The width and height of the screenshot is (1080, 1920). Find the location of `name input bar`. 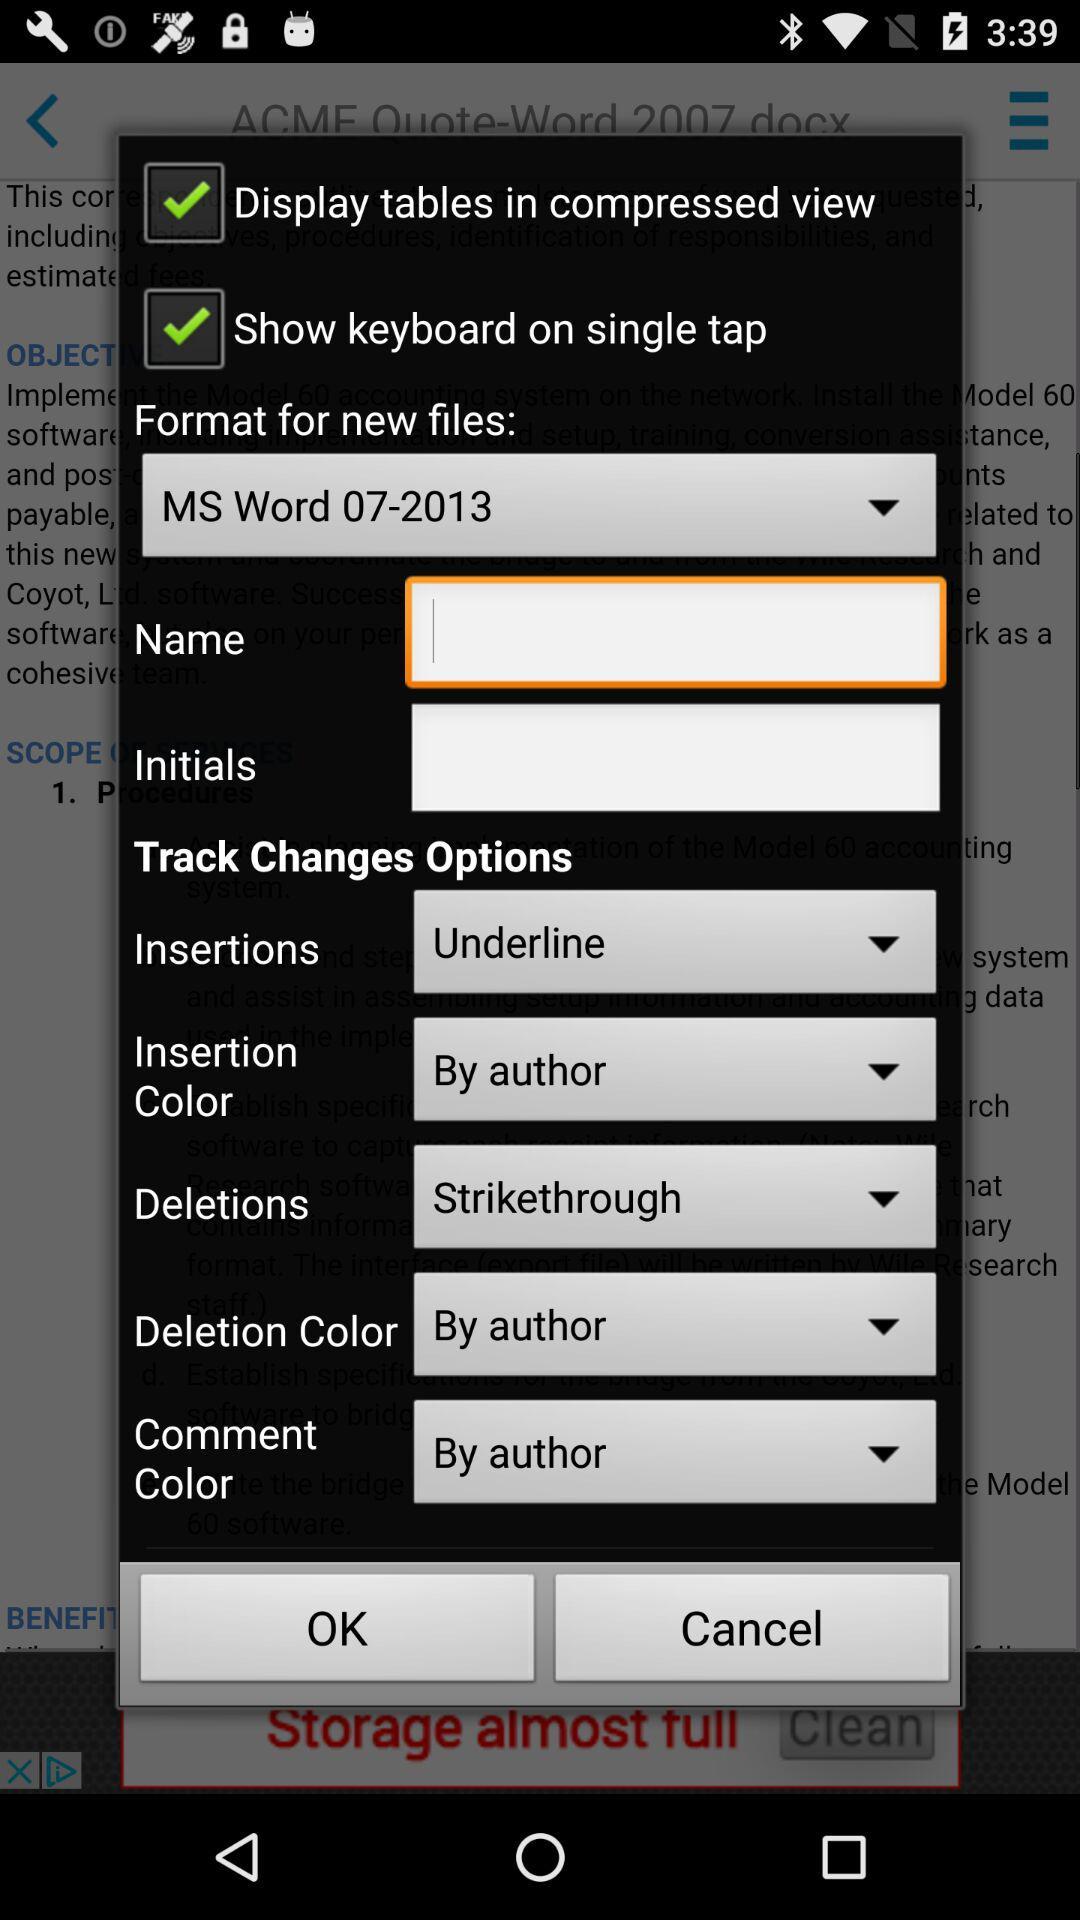

name input bar is located at coordinates (675, 636).